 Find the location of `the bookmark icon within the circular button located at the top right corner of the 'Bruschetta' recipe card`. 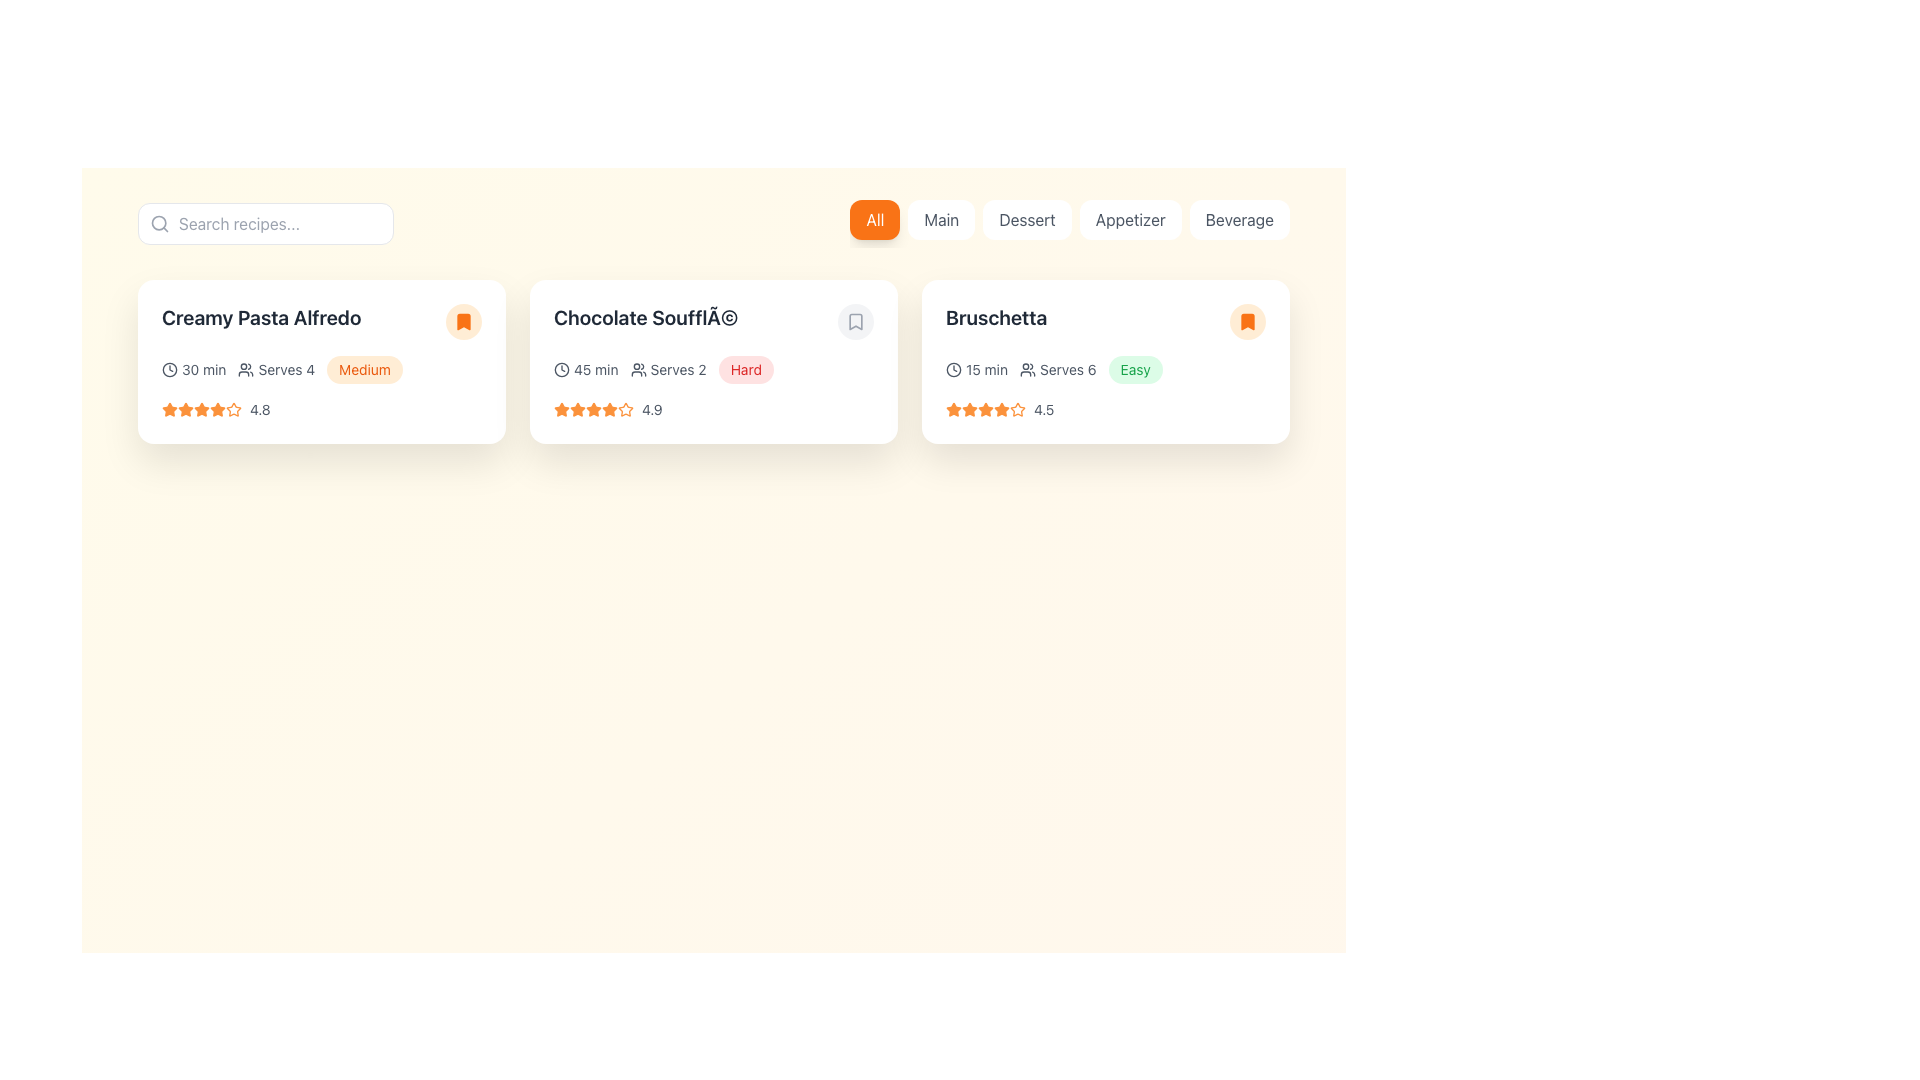

the bookmark icon within the circular button located at the top right corner of the 'Bruschetta' recipe card is located at coordinates (1247, 320).